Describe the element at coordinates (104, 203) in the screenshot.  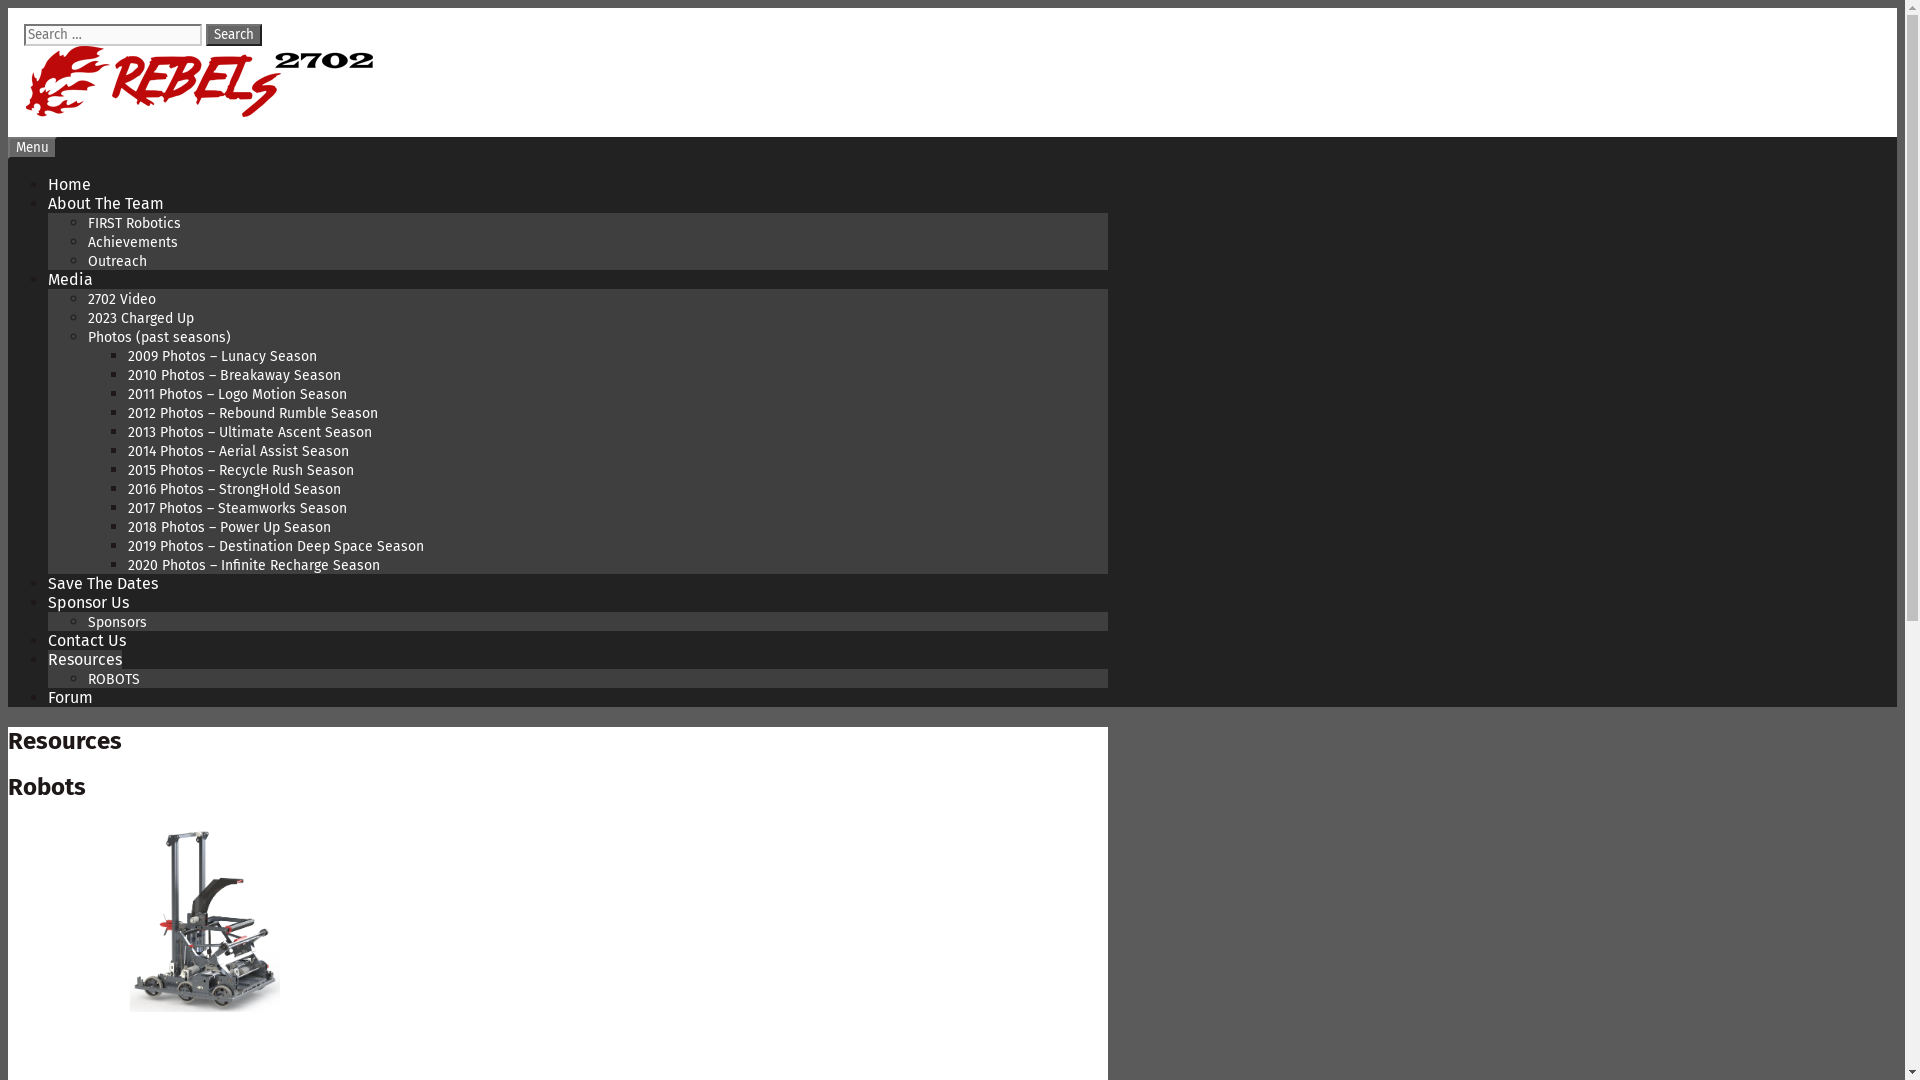
I see `'About The Team'` at that location.